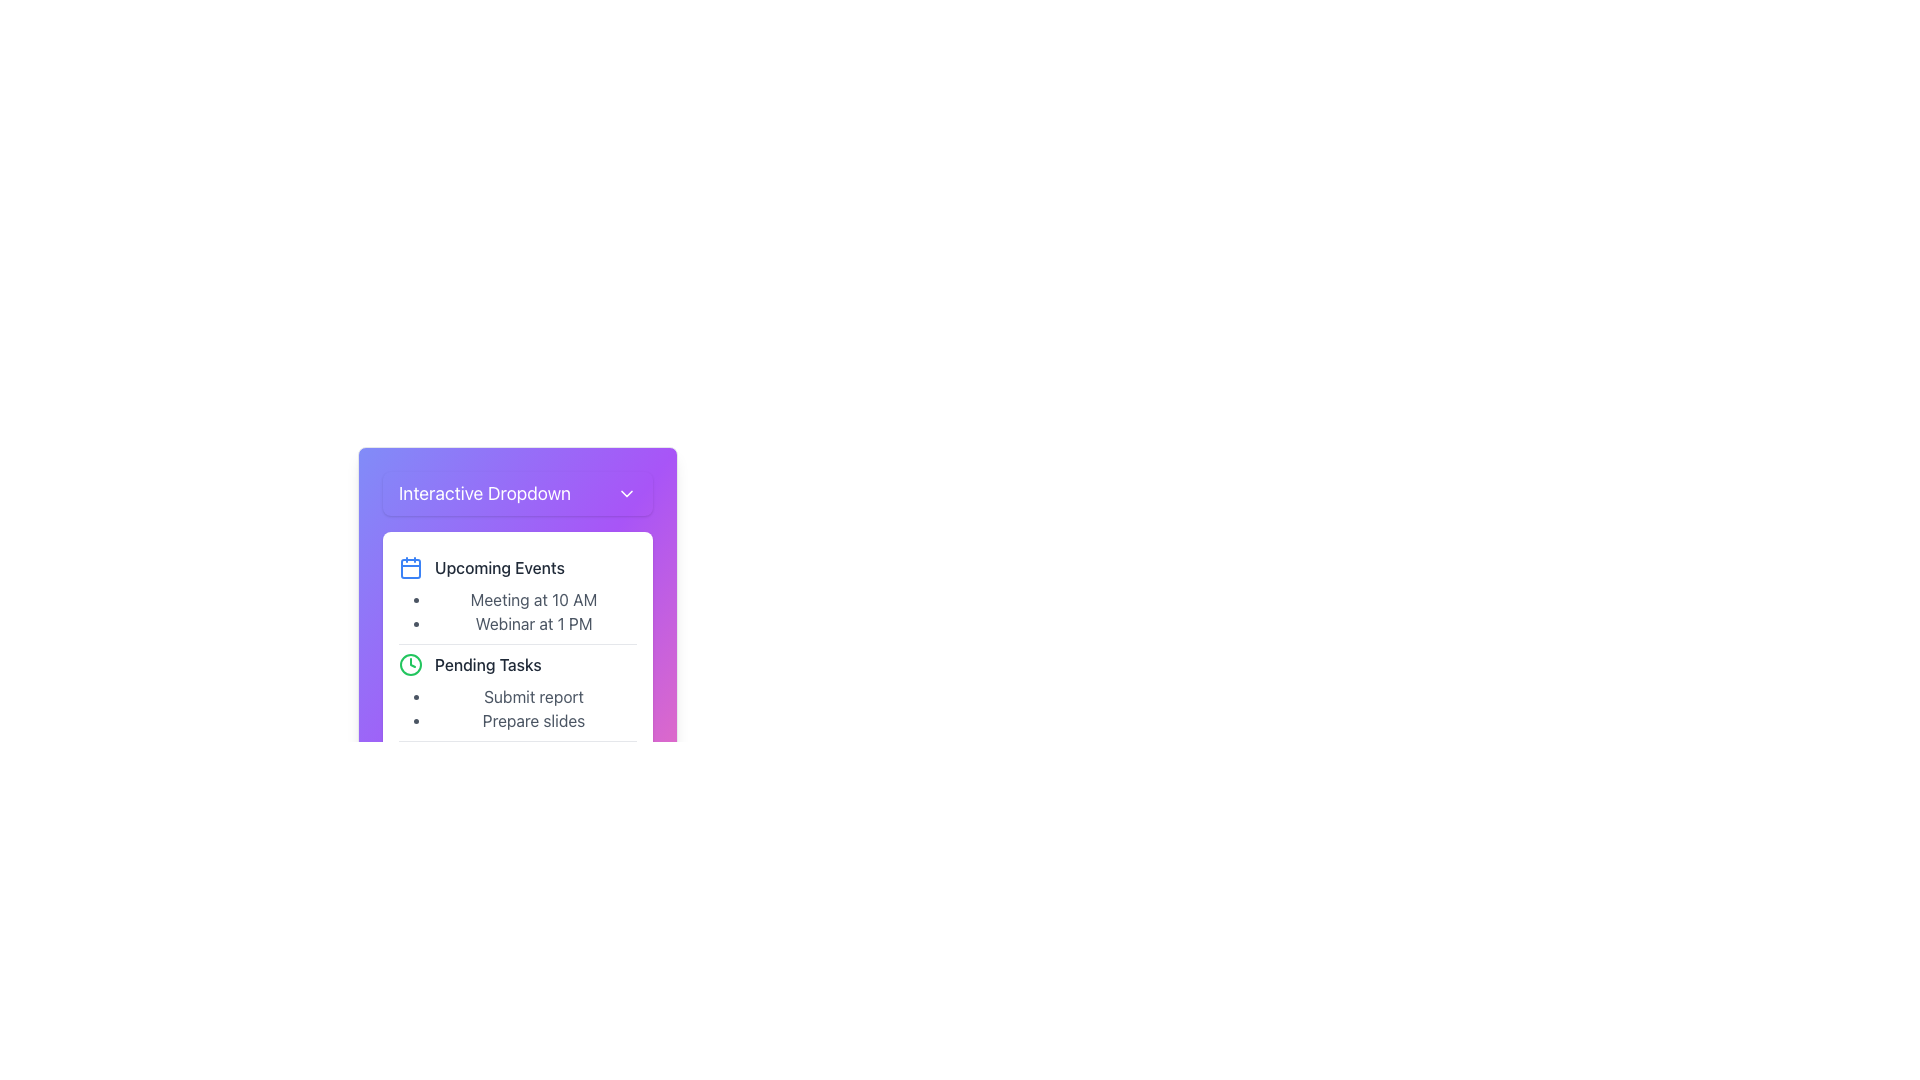 Image resolution: width=1920 pixels, height=1080 pixels. Describe the element at coordinates (410, 567) in the screenshot. I see `the blue outline calendar icon positioned to the left of the 'Upcoming Events' text in the drop-down interface` at that location.